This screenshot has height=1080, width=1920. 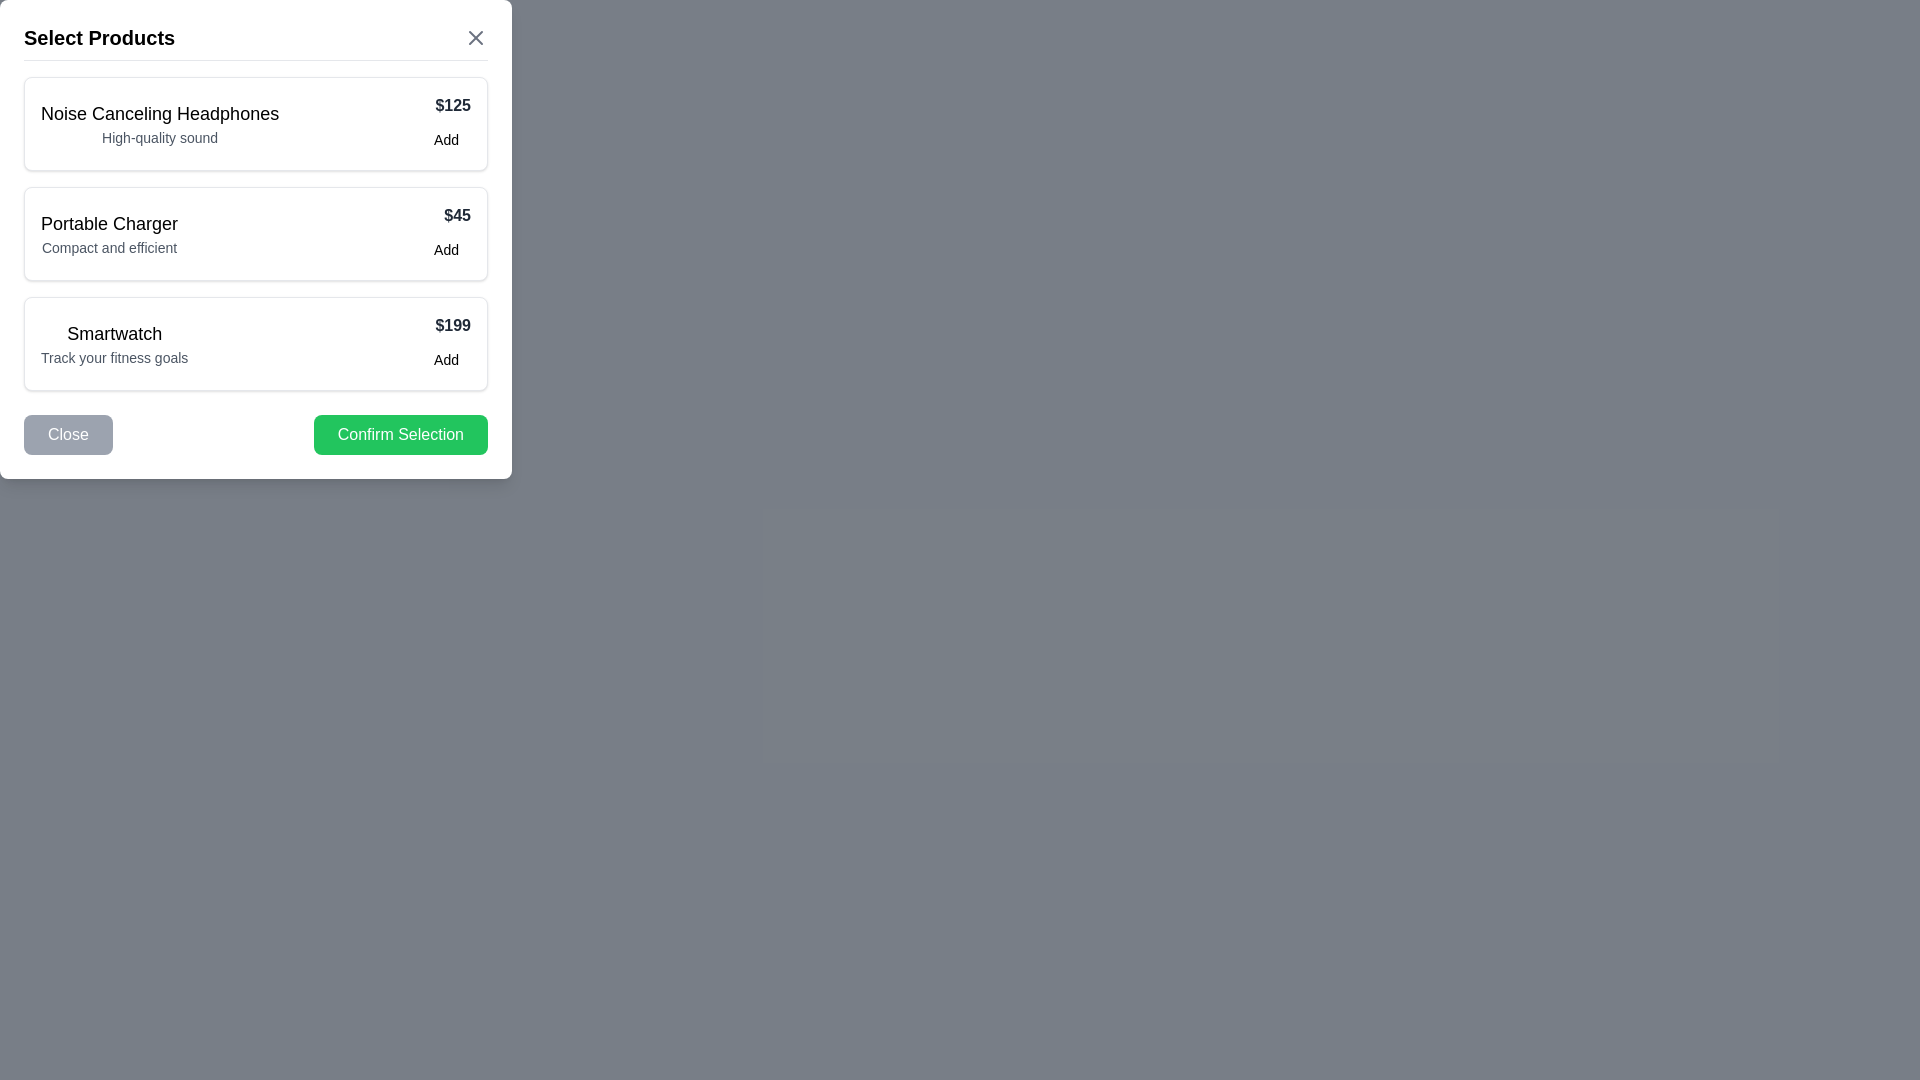 I want to click on the close button represented by an 'X' shape in the top-right corner of the 'Select Products' header, so click(x=474, y=38).